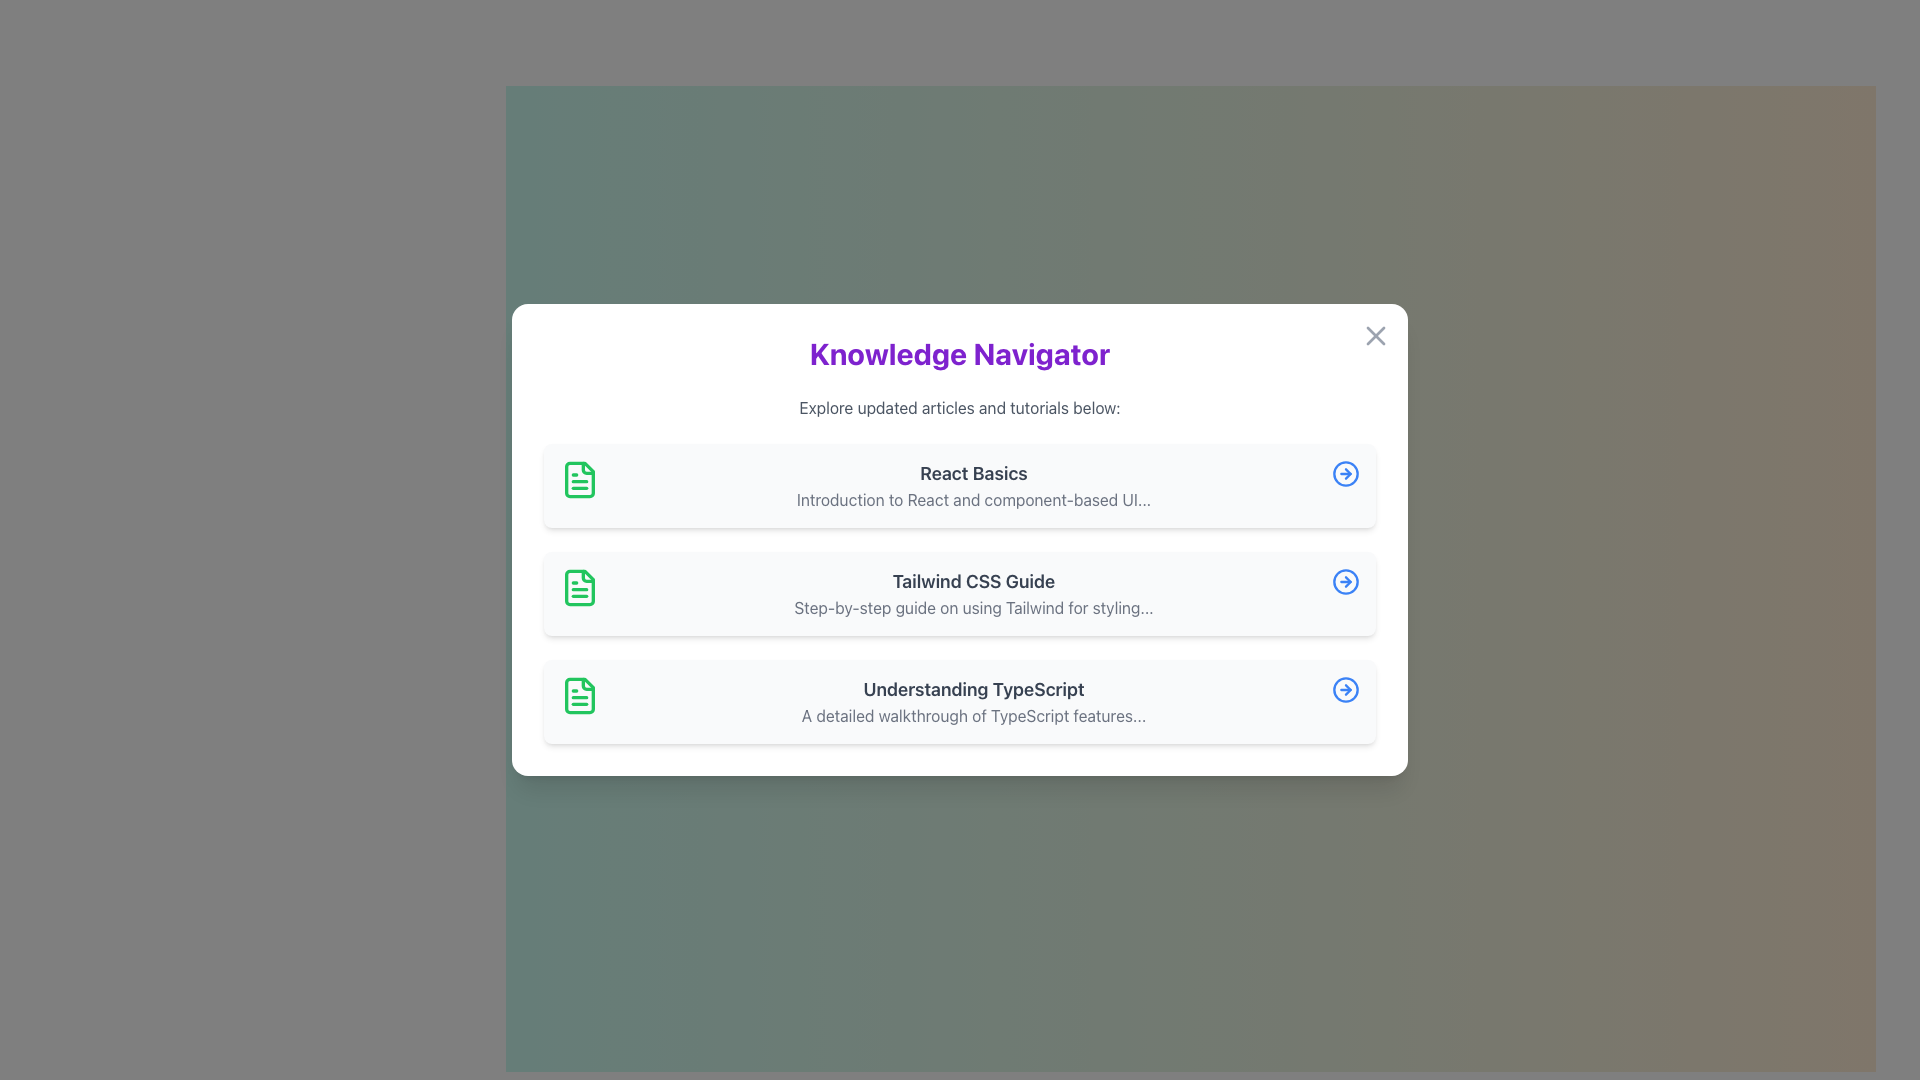 This screenshot has width=1920, height=1080. What do you see at coordinates (960, 486) in the screenshot?
I see `the Navigation Card titled 'React Basics' in the Knowledge Navigator modal` at bounding box center [960, 486].